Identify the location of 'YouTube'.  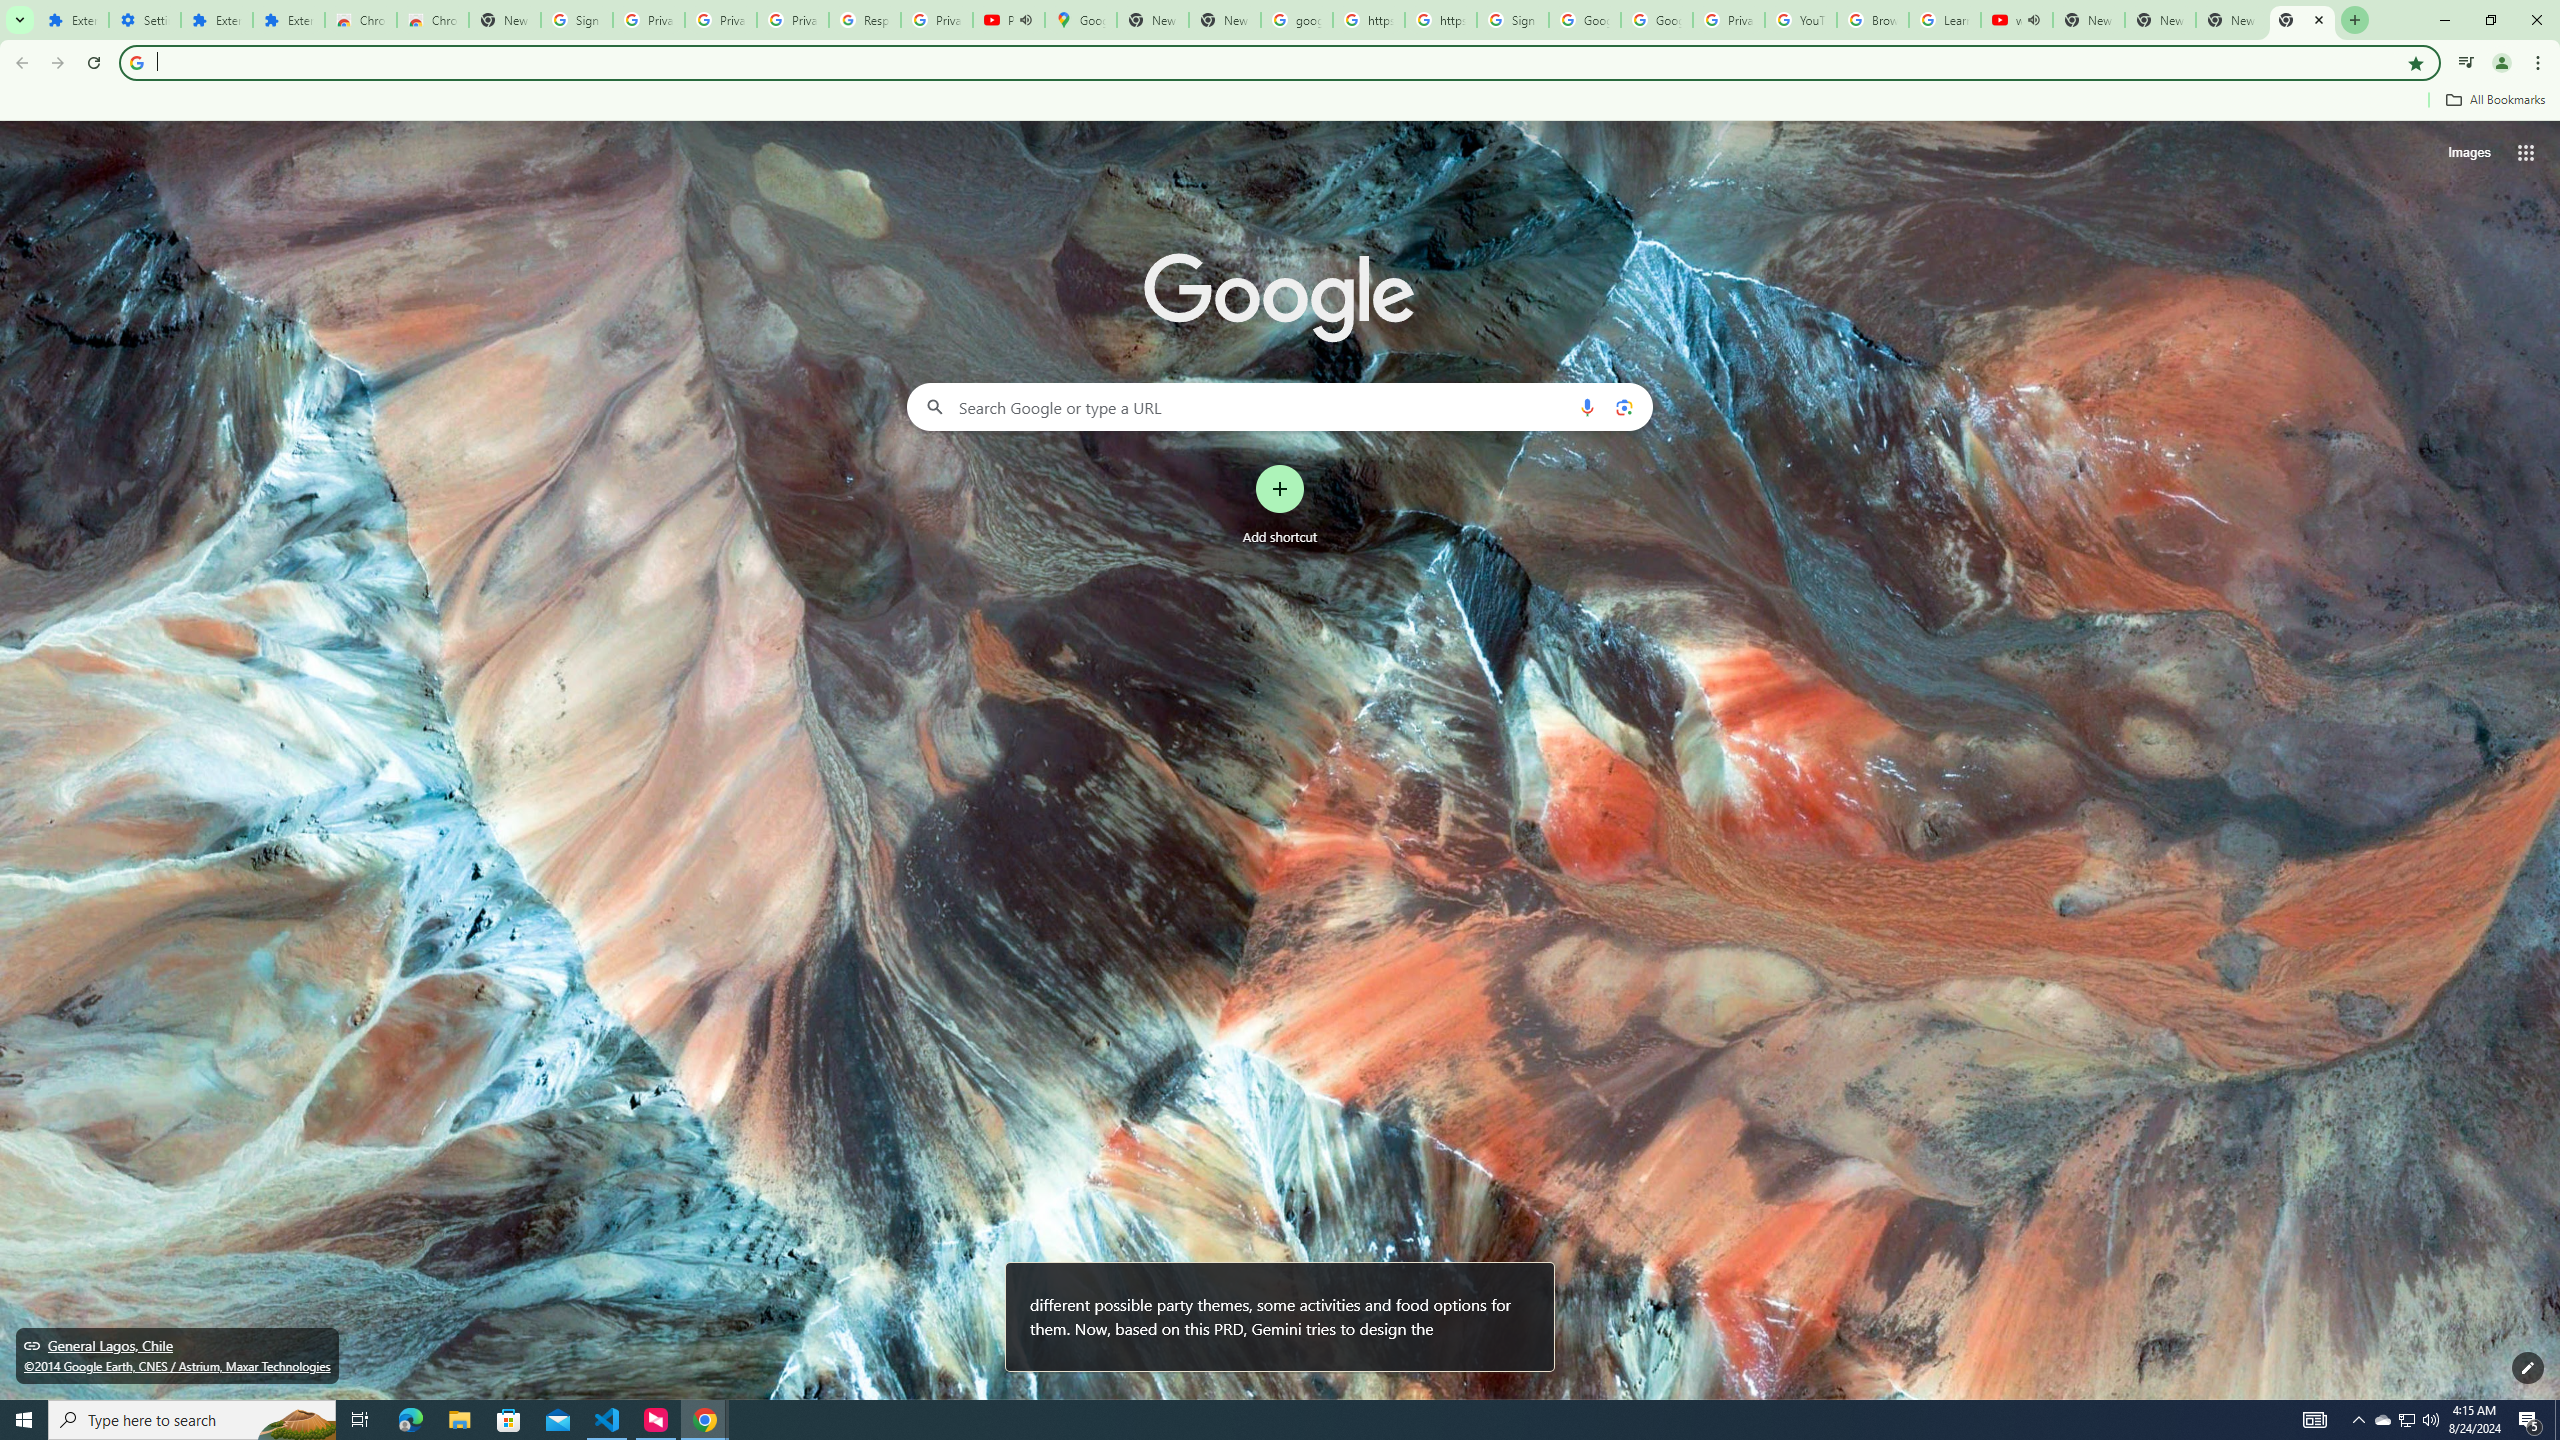
(1799, 19).